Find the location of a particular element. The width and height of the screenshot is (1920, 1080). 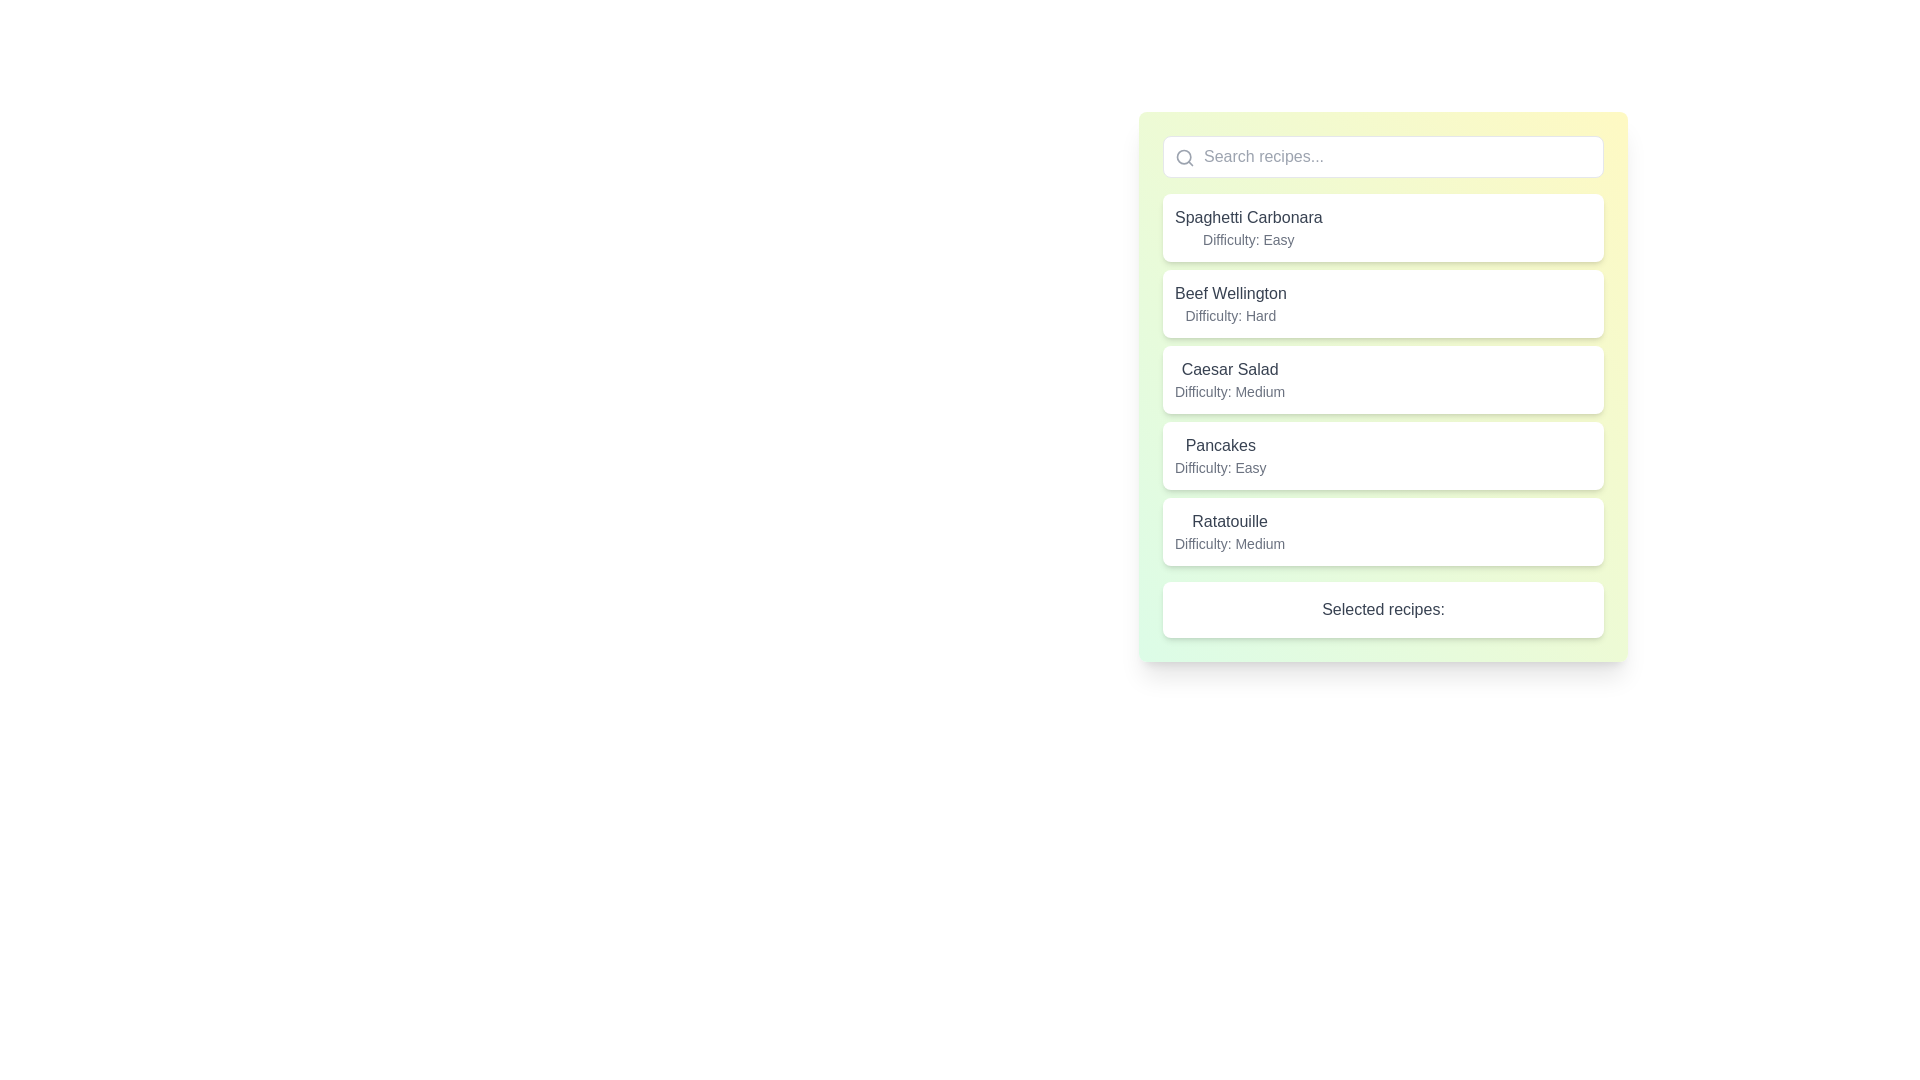

the recipe title text label located at the top of the first card in a vertical list of recipe cards is located at coordinates (1247, 218).